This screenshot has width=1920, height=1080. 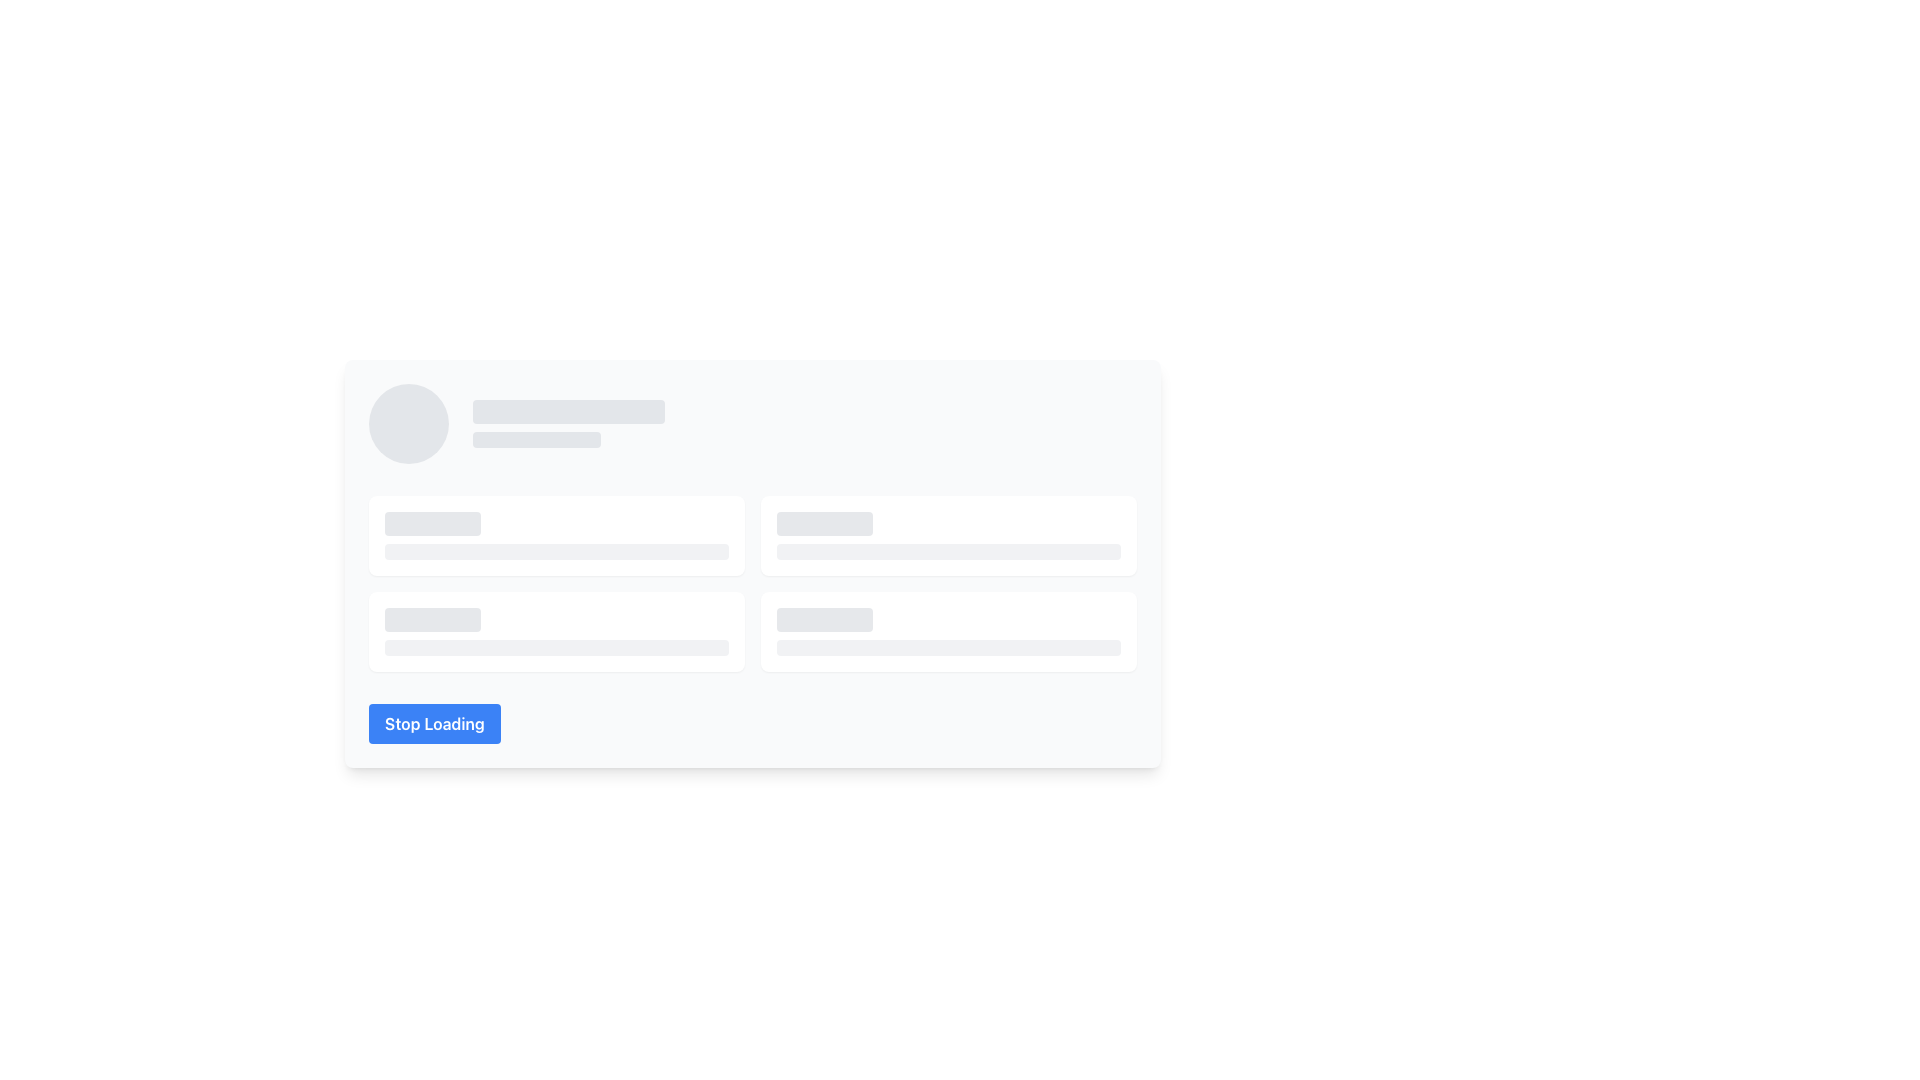 I want to click on the blue rectangular button with rounded corners that displays the text 'Stop Loading' to observe potential effects, so click(x=433, y=724).